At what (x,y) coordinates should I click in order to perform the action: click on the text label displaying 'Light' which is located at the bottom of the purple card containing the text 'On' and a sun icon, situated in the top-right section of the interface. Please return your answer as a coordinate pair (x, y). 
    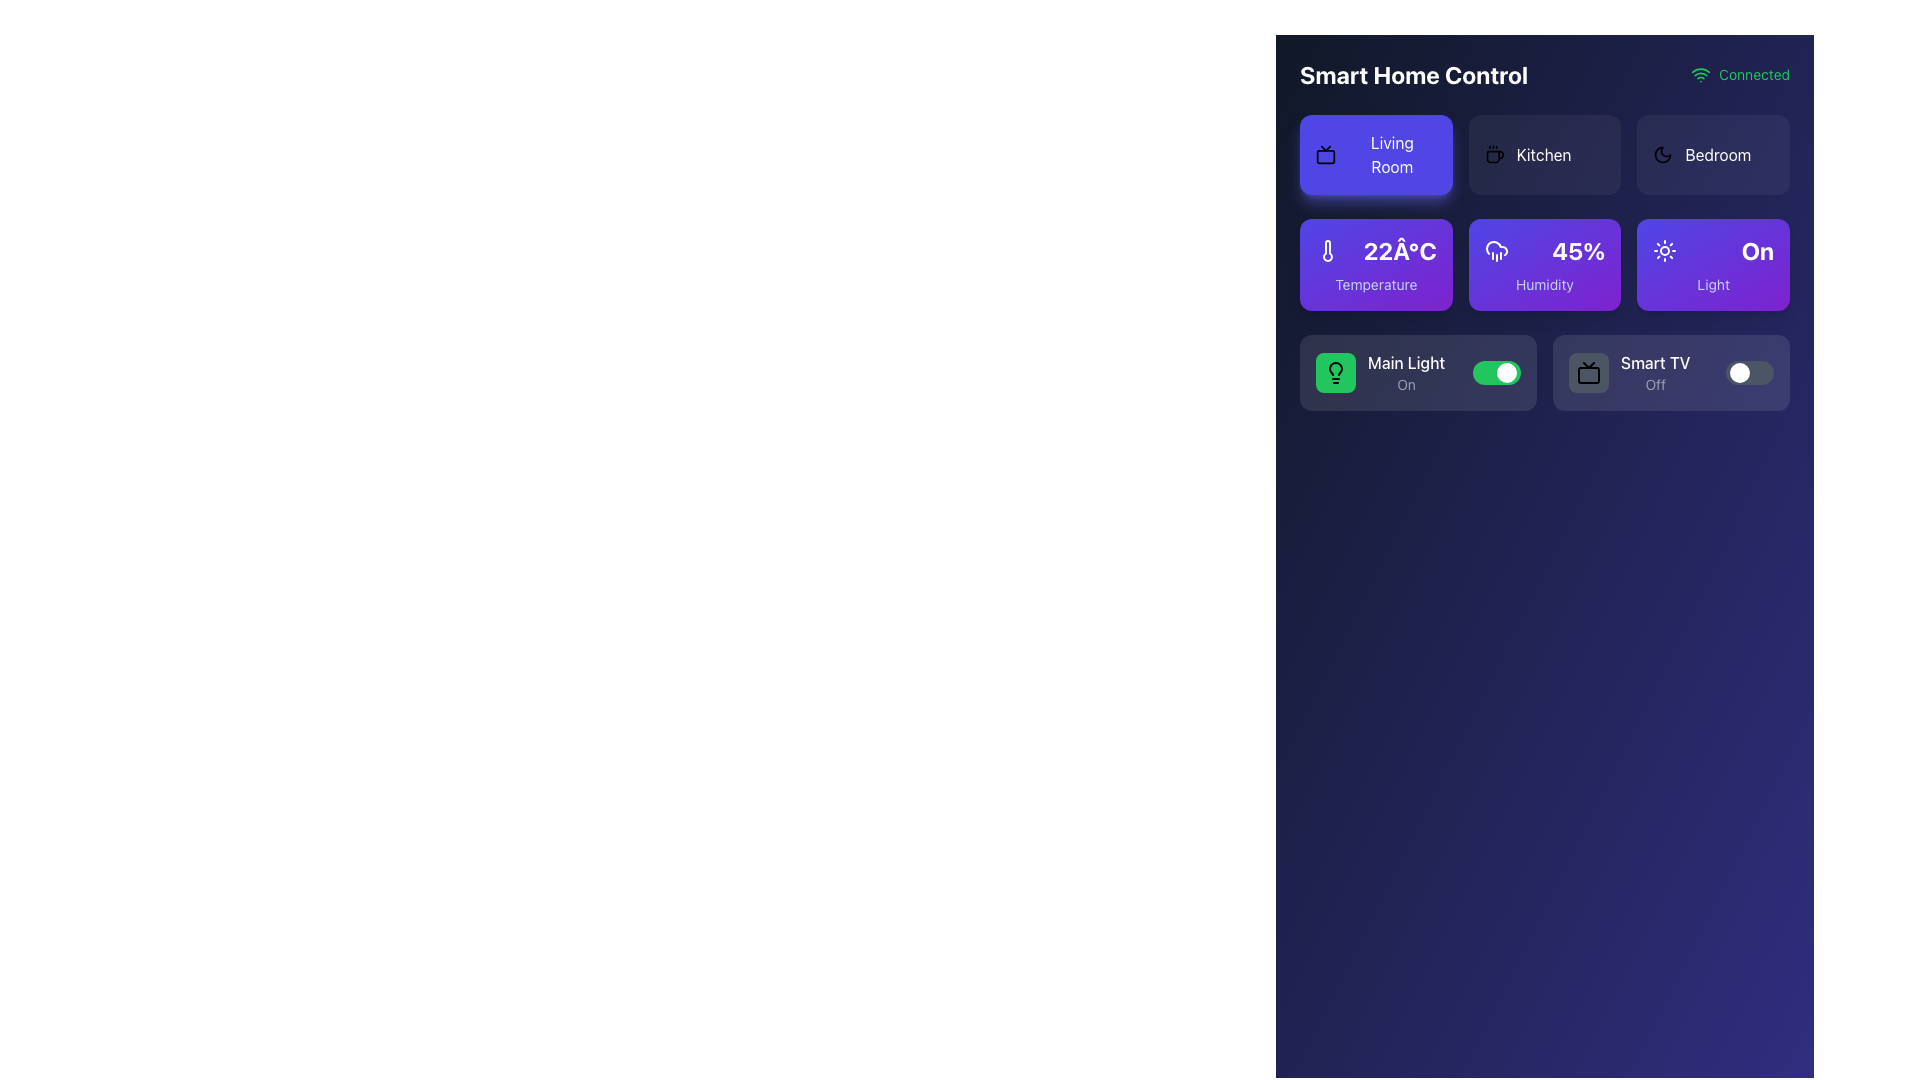
    Looking at the image, I should click on (1712, 285).